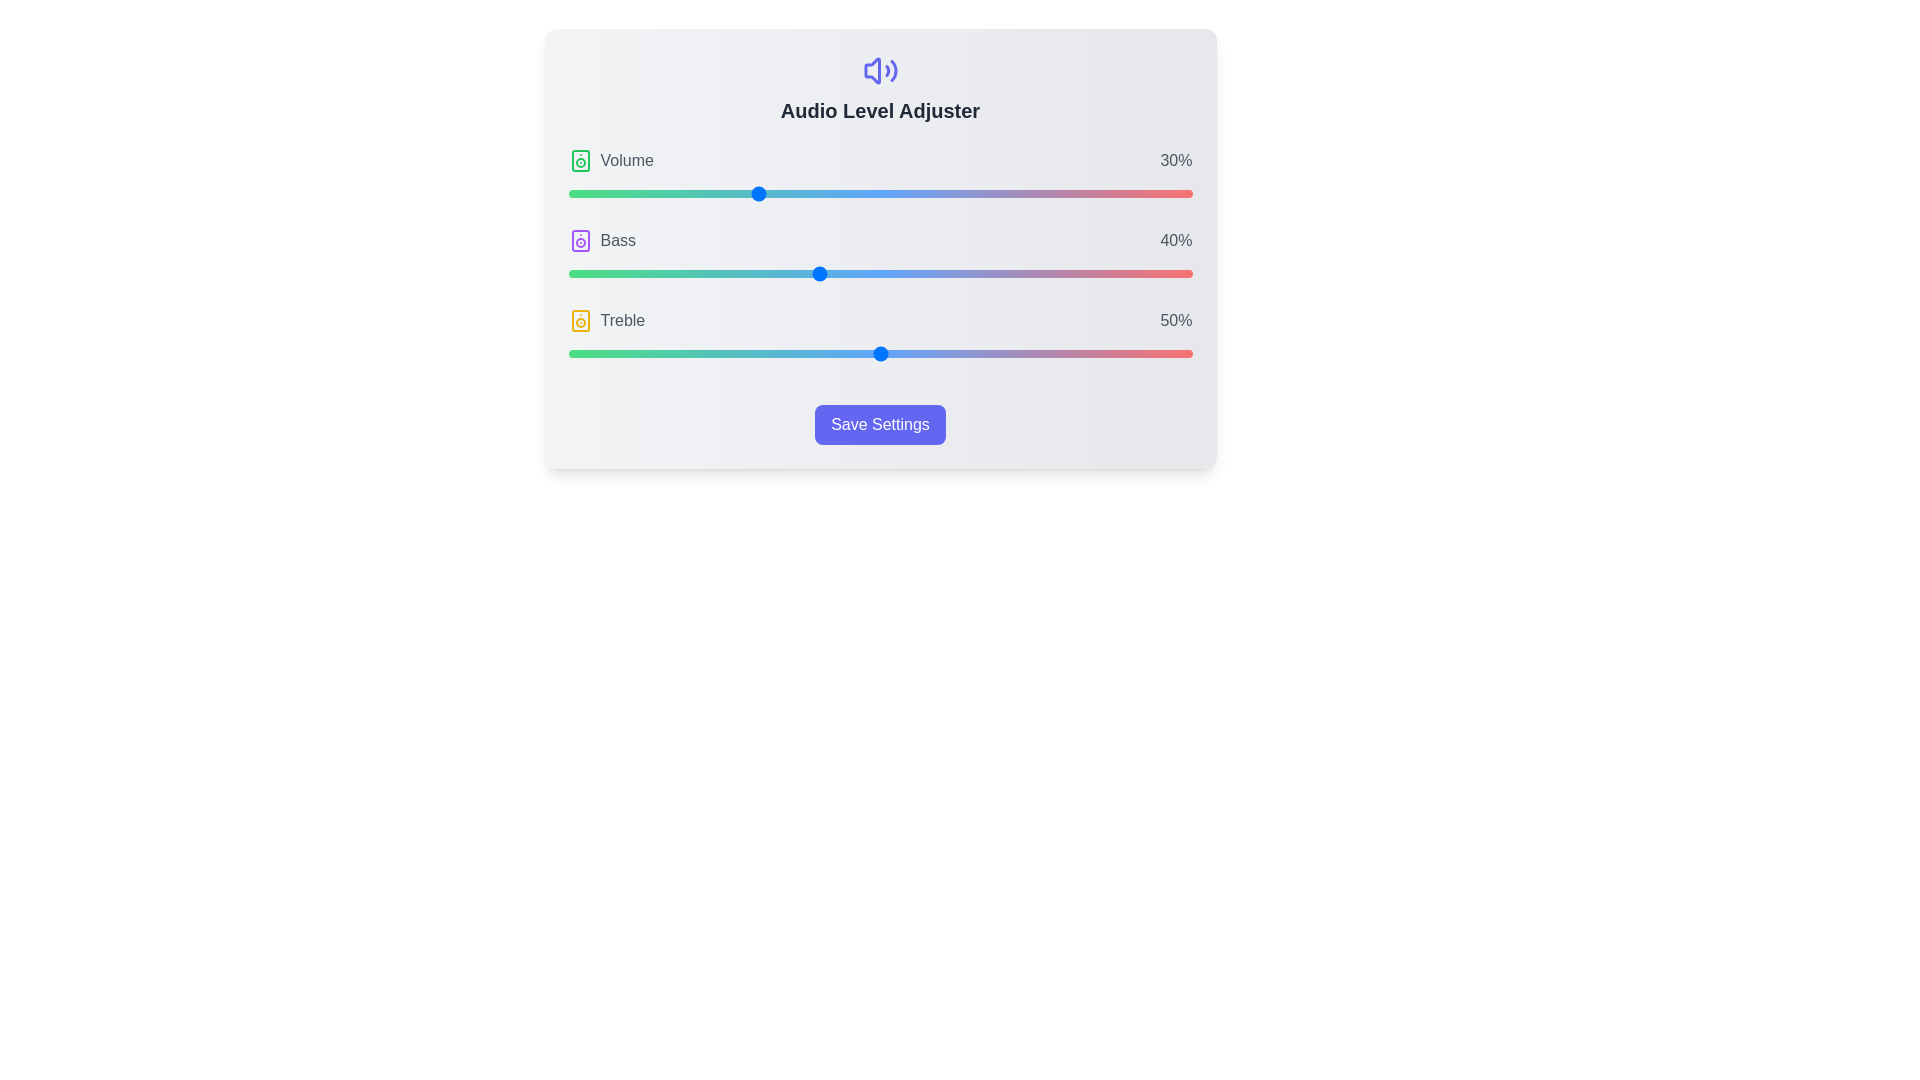  Describe the element at coordinates (818, 193) in the screenshot. I see `the Volume slider to 40%` at that location.